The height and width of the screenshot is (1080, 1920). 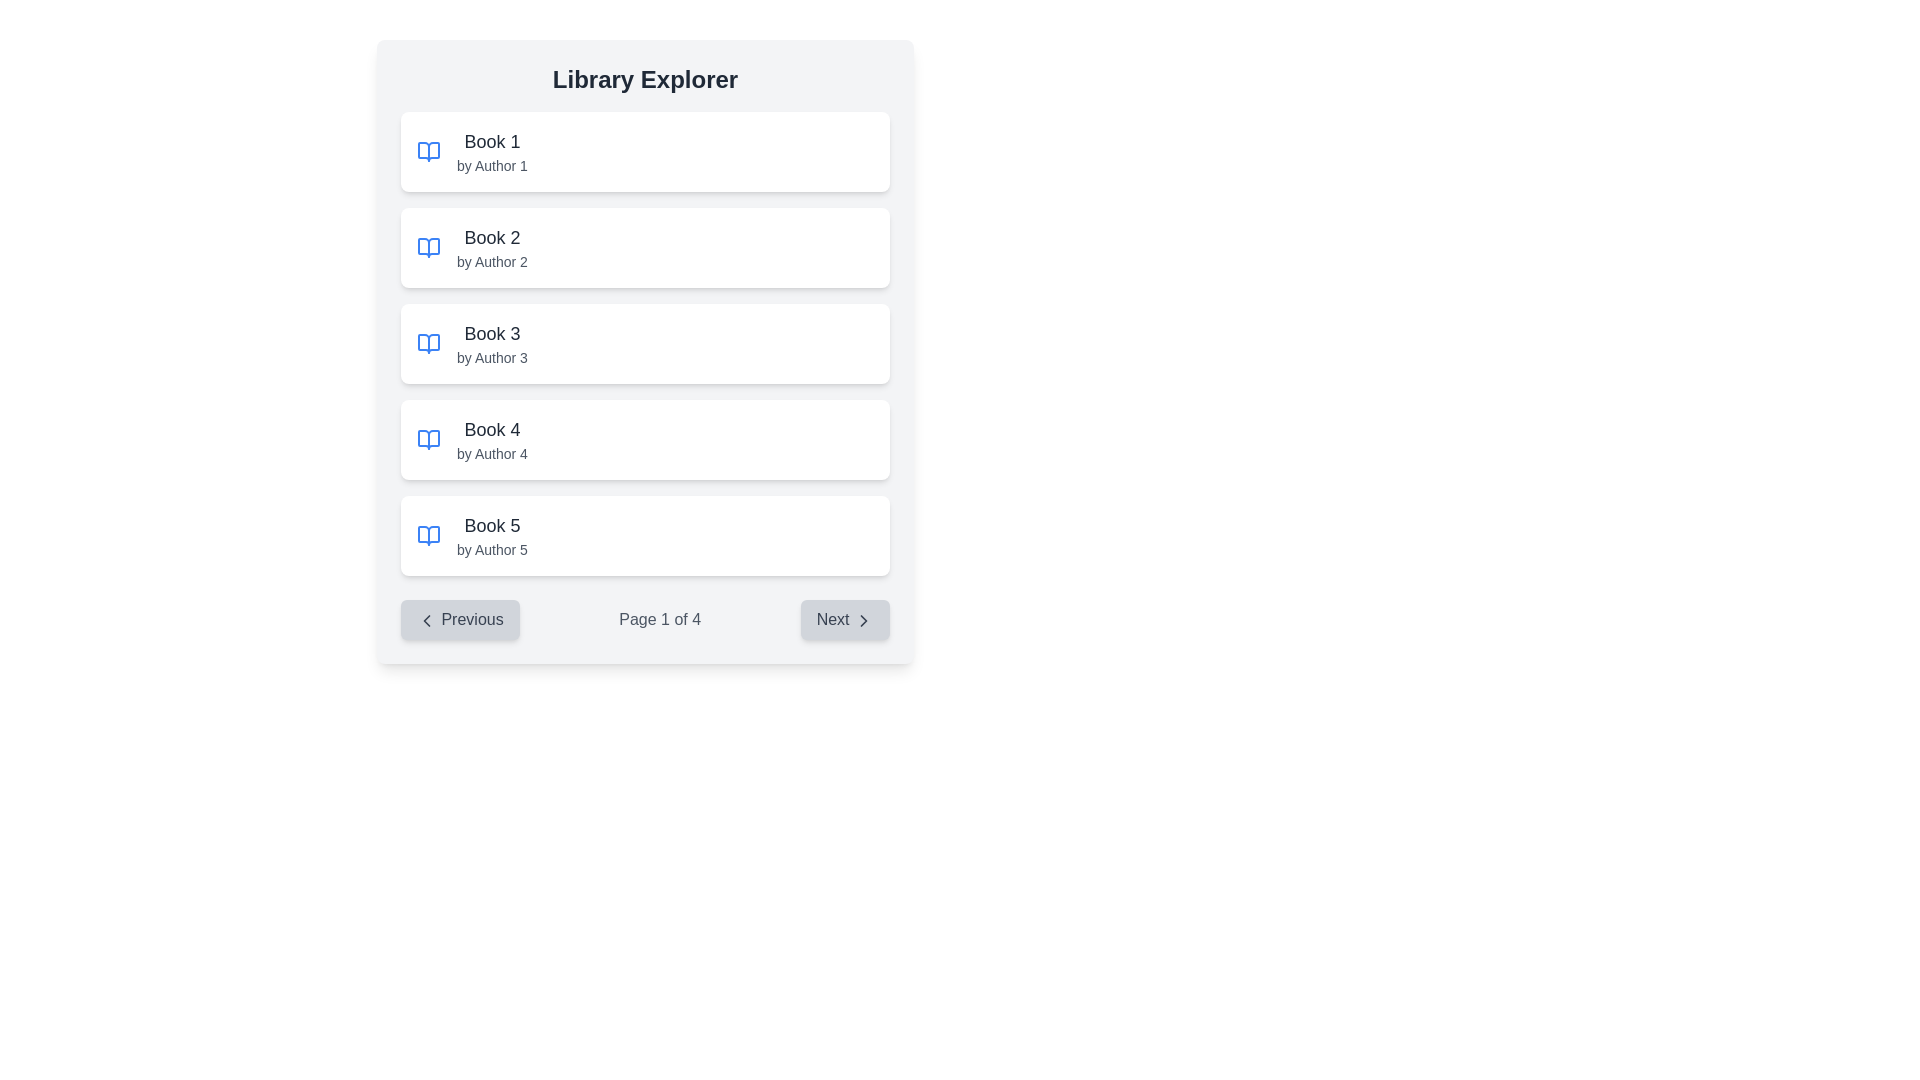 What do you see at coordinates (864, 619) in the screenshot?
I see `the navigation icon located in the bottom-right corner of the interface, specifically within the 'Next' button area` at bounding box center [864, 619].